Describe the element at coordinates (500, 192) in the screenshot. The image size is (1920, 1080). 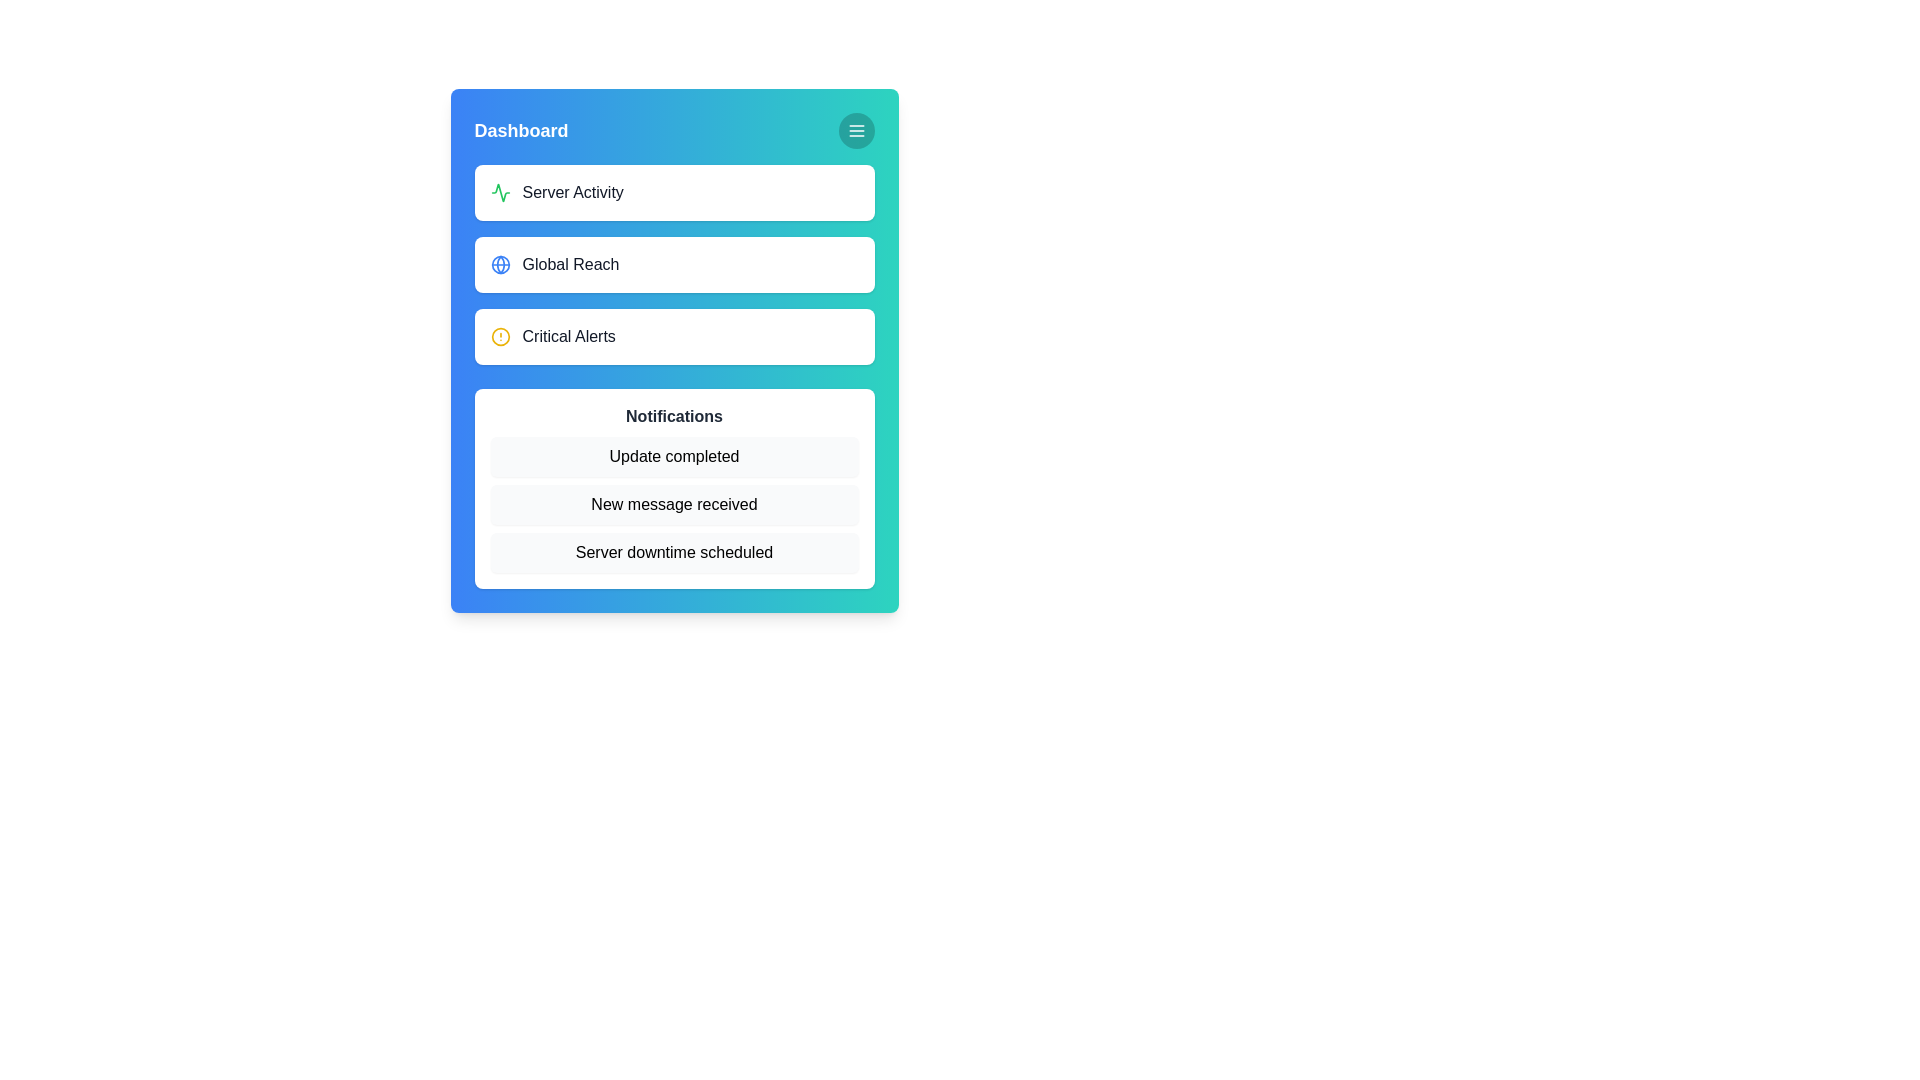
I see `the server activity icon located to the left of the 'Server Activity' text in the topmost list item of the 'Dashboard' card` at that location.